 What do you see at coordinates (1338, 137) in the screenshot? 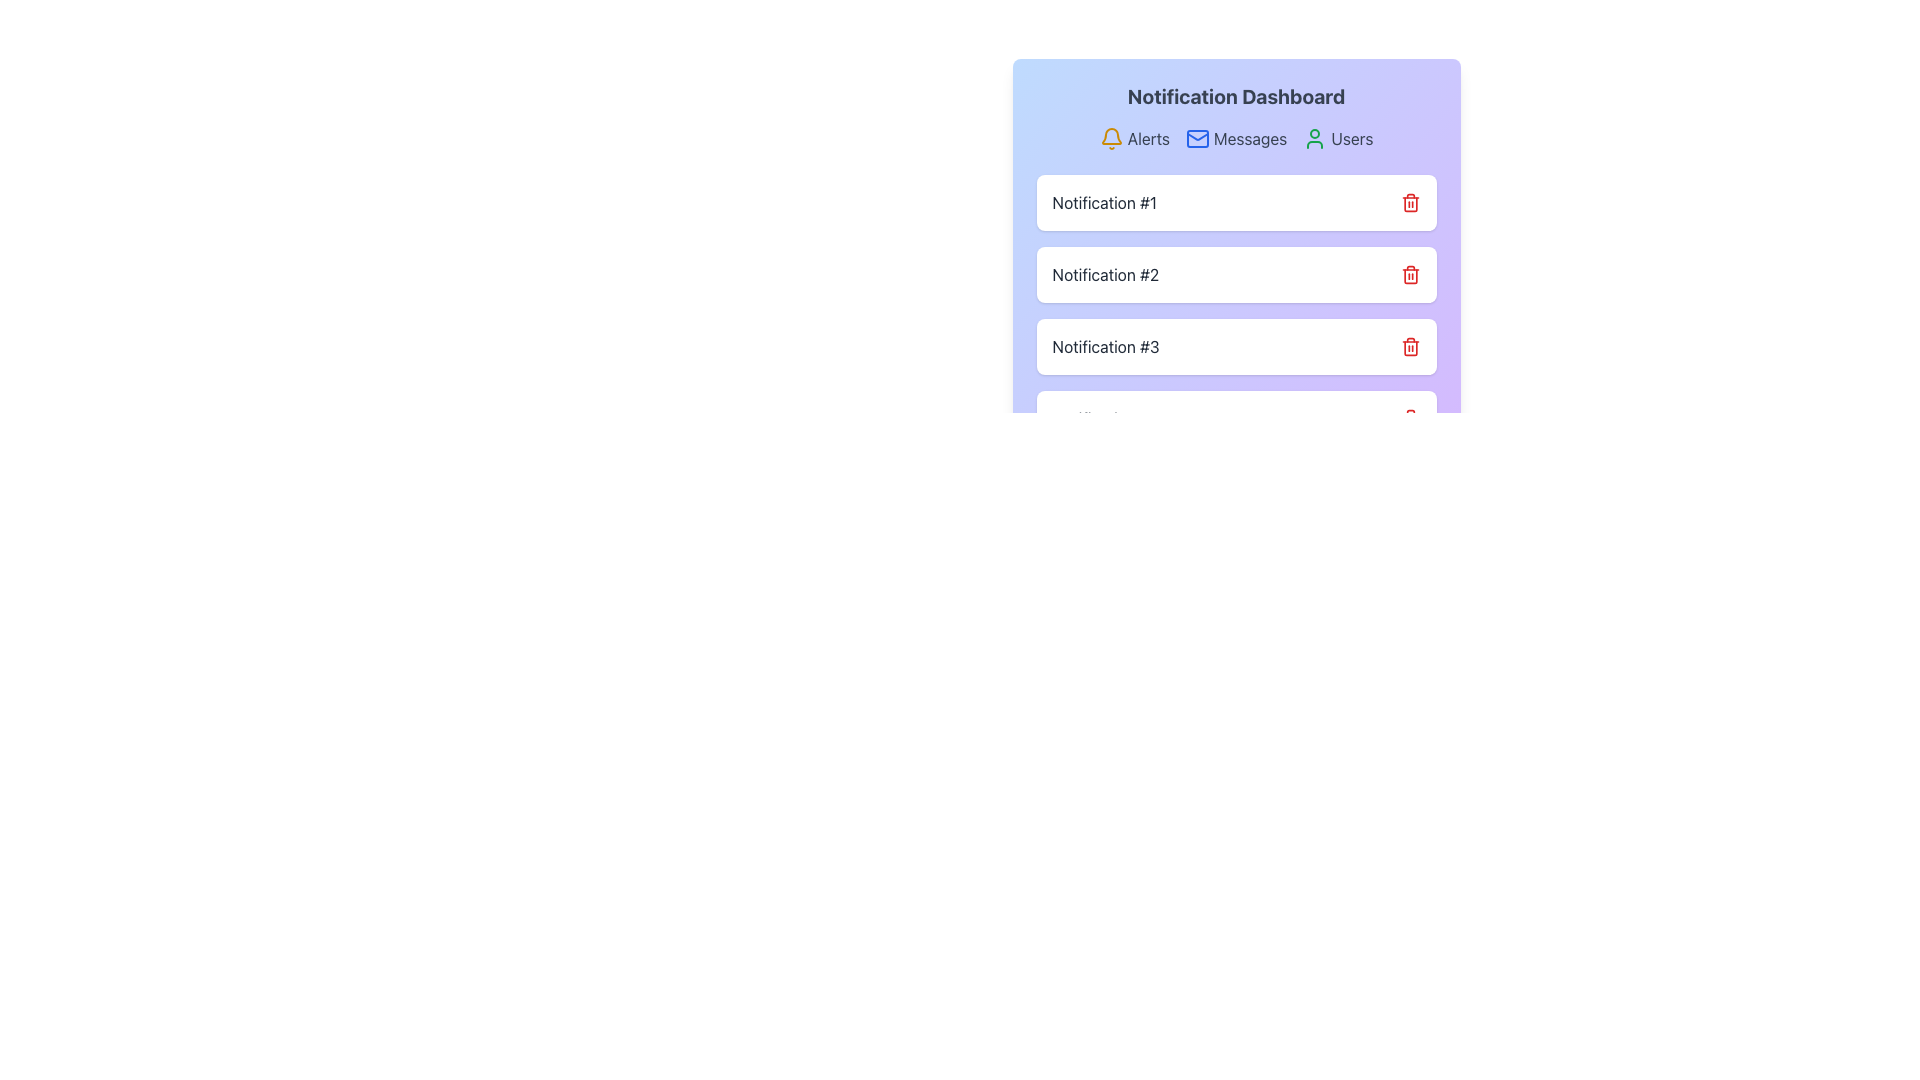
I see `the 'Users' Navigation Label` at bounding box center [1338, 137].